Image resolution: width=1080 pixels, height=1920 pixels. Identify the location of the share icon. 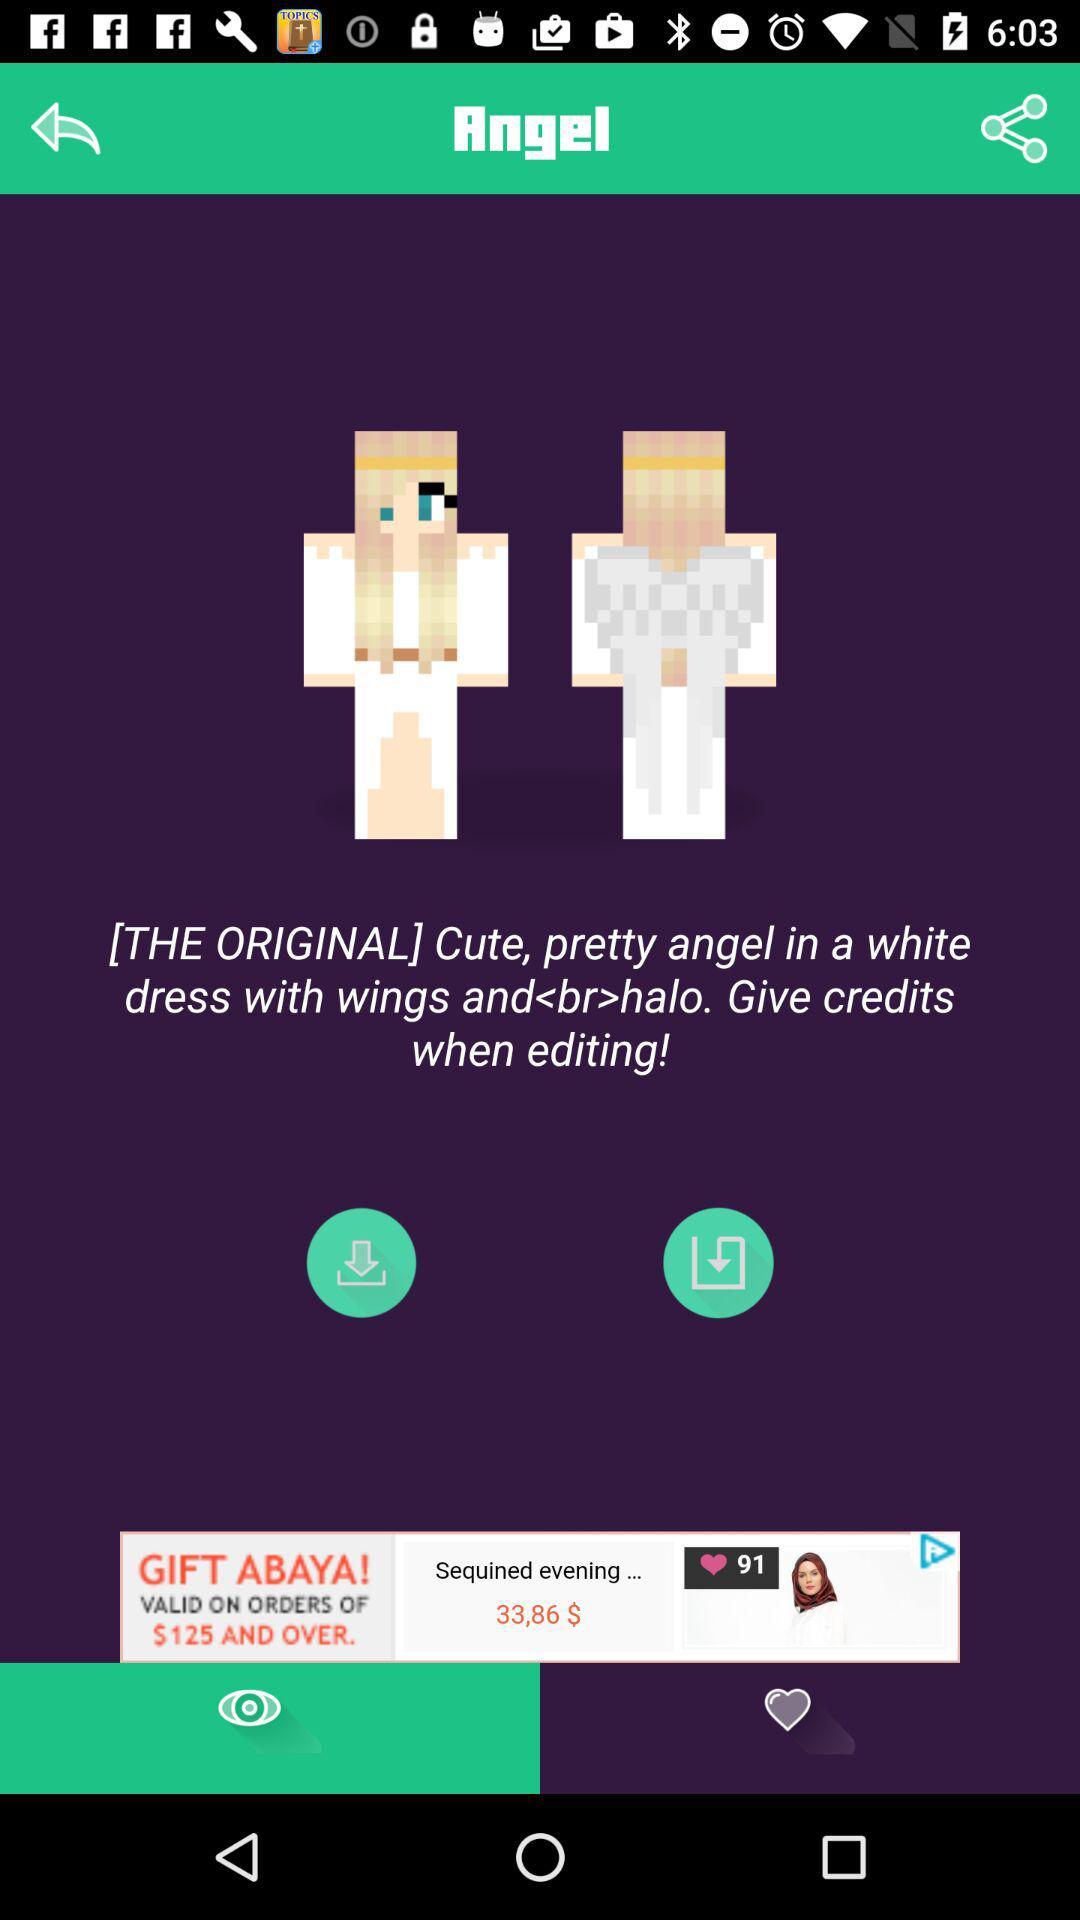
(1014, 127).